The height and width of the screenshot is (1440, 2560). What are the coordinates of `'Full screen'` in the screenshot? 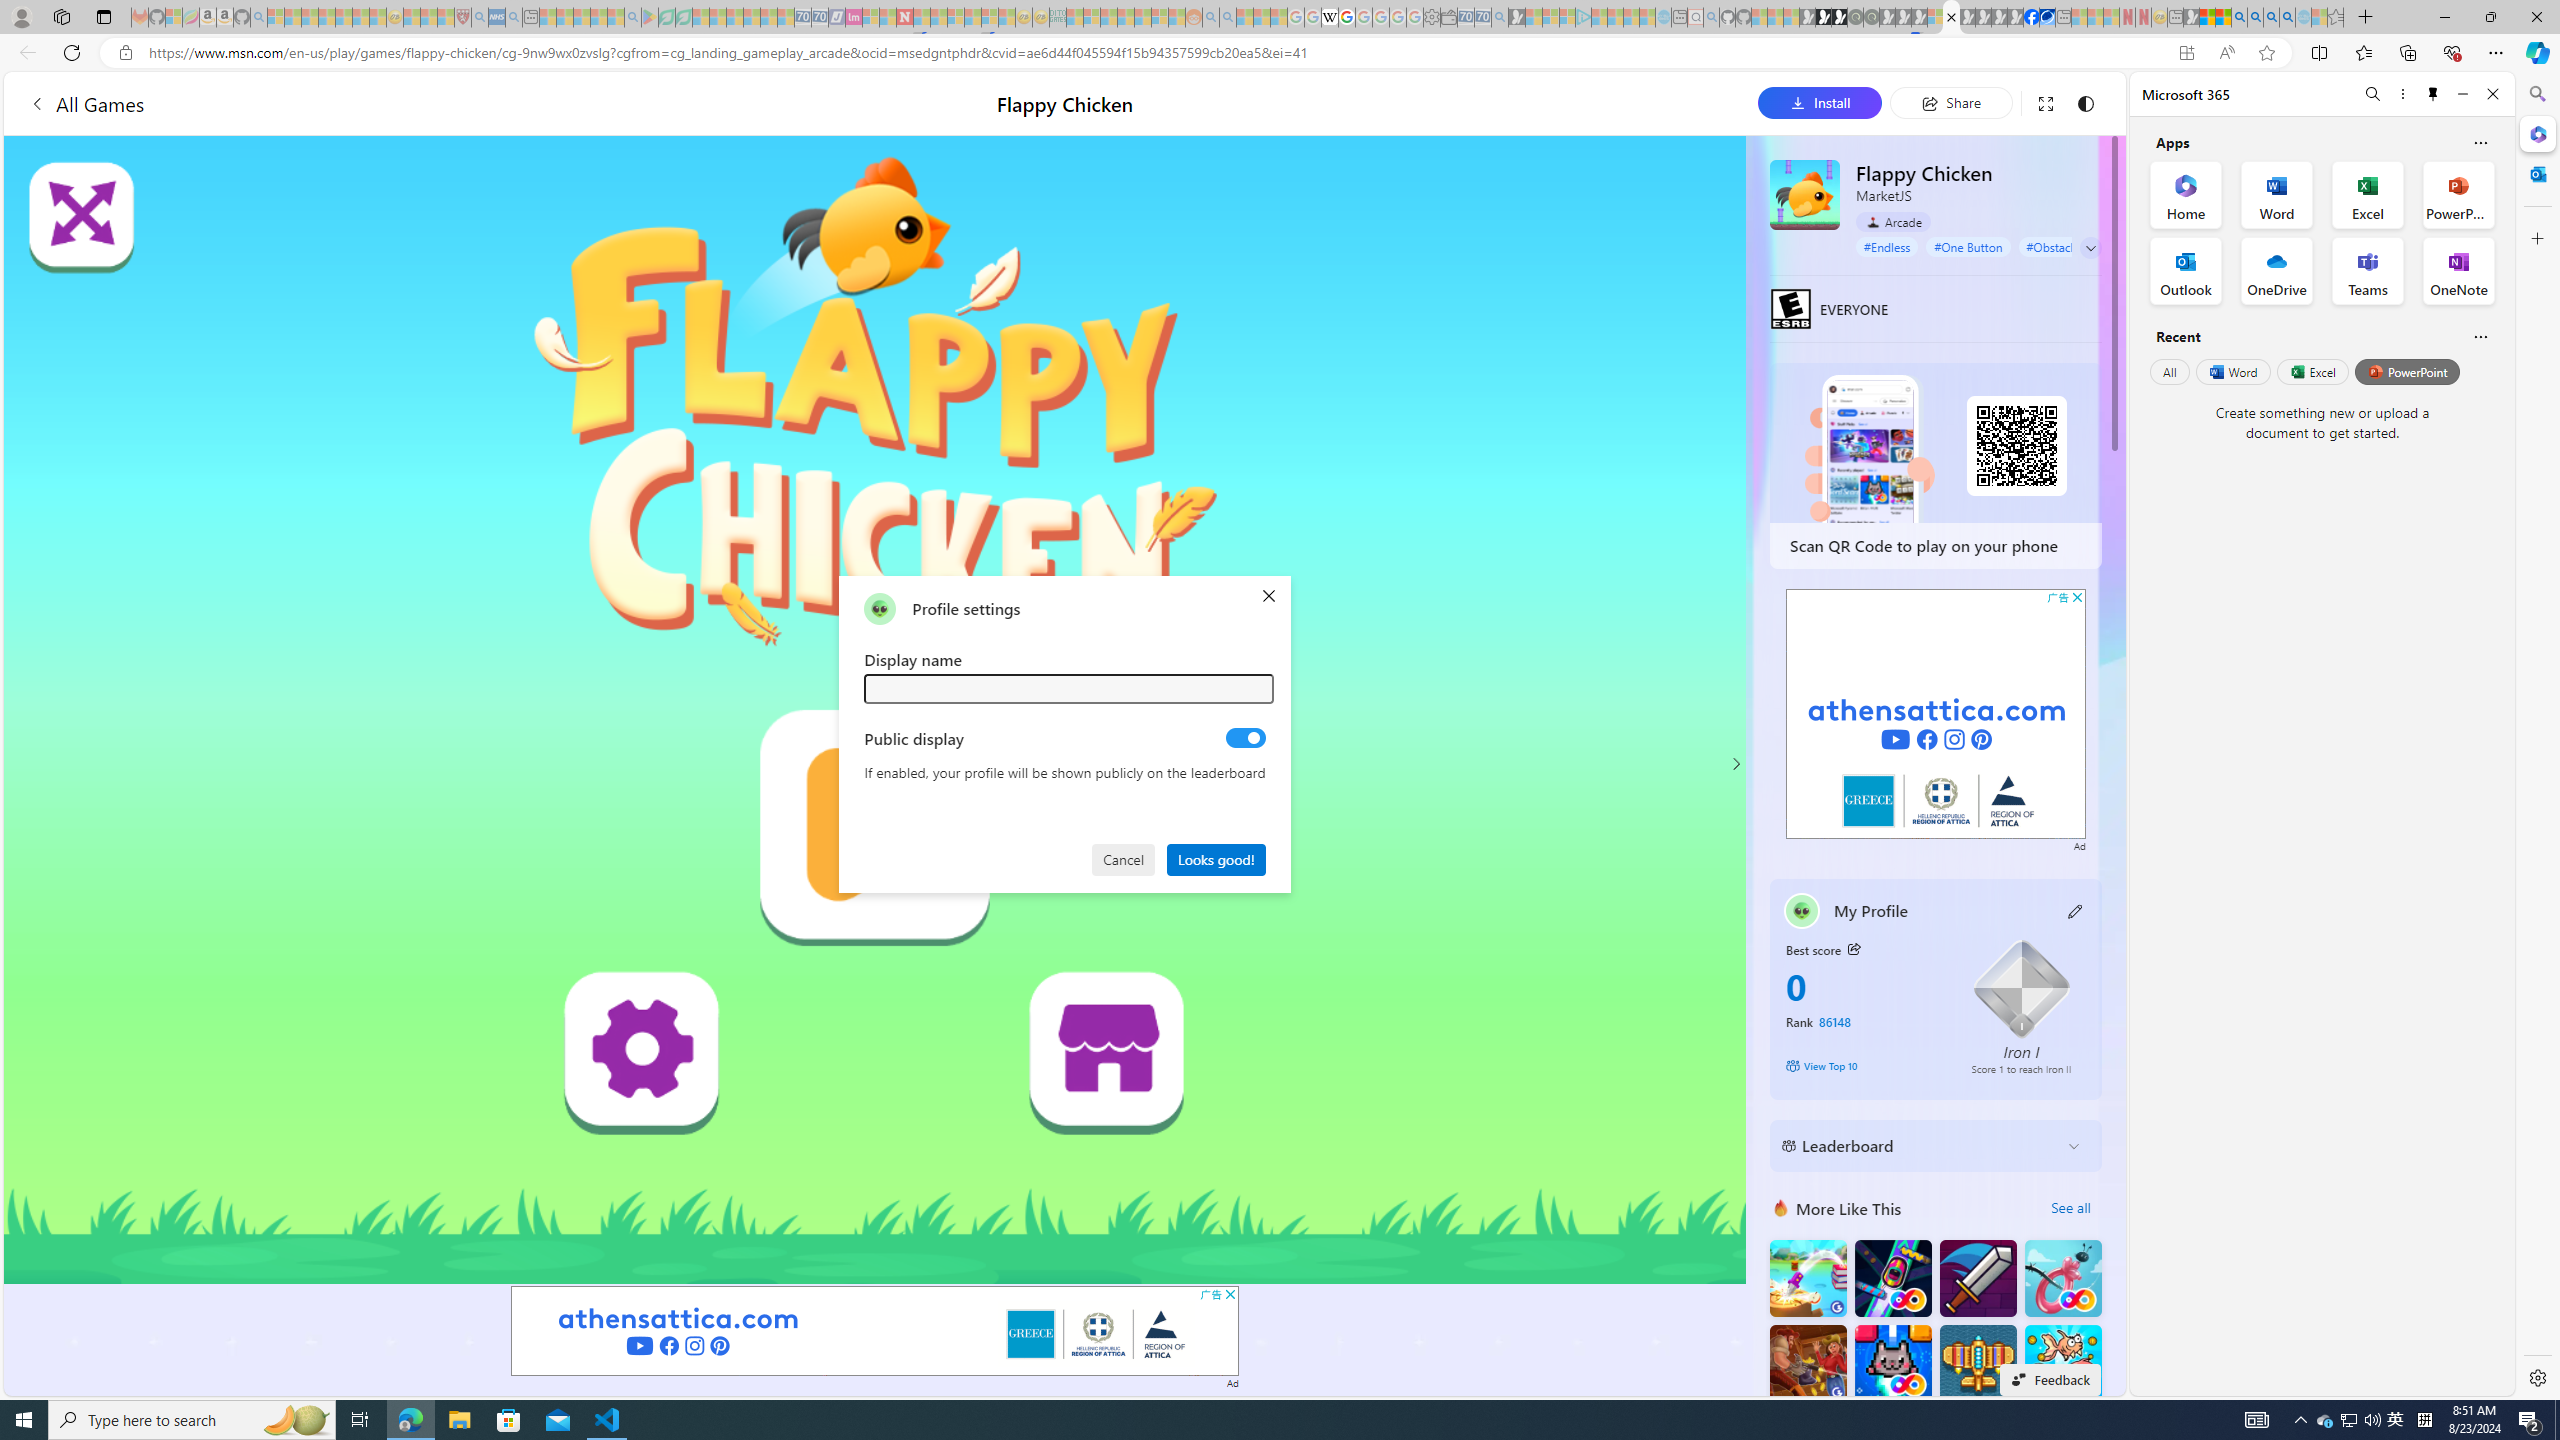 It's located at (2045, 102).